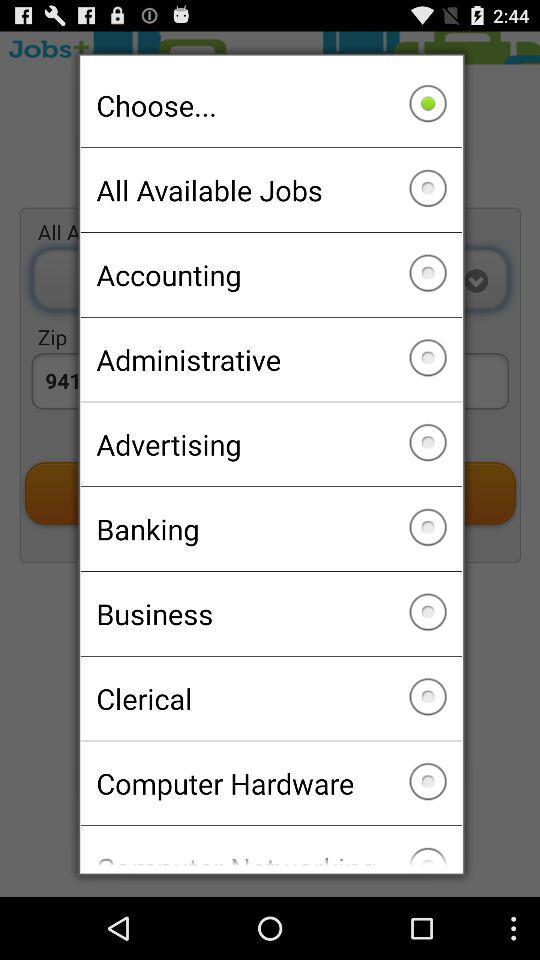 The width and height of the screenshot is (540, 960). Describe the element at coordinates (270, 190) in the screenshot. I see `all available jobs` at that location.